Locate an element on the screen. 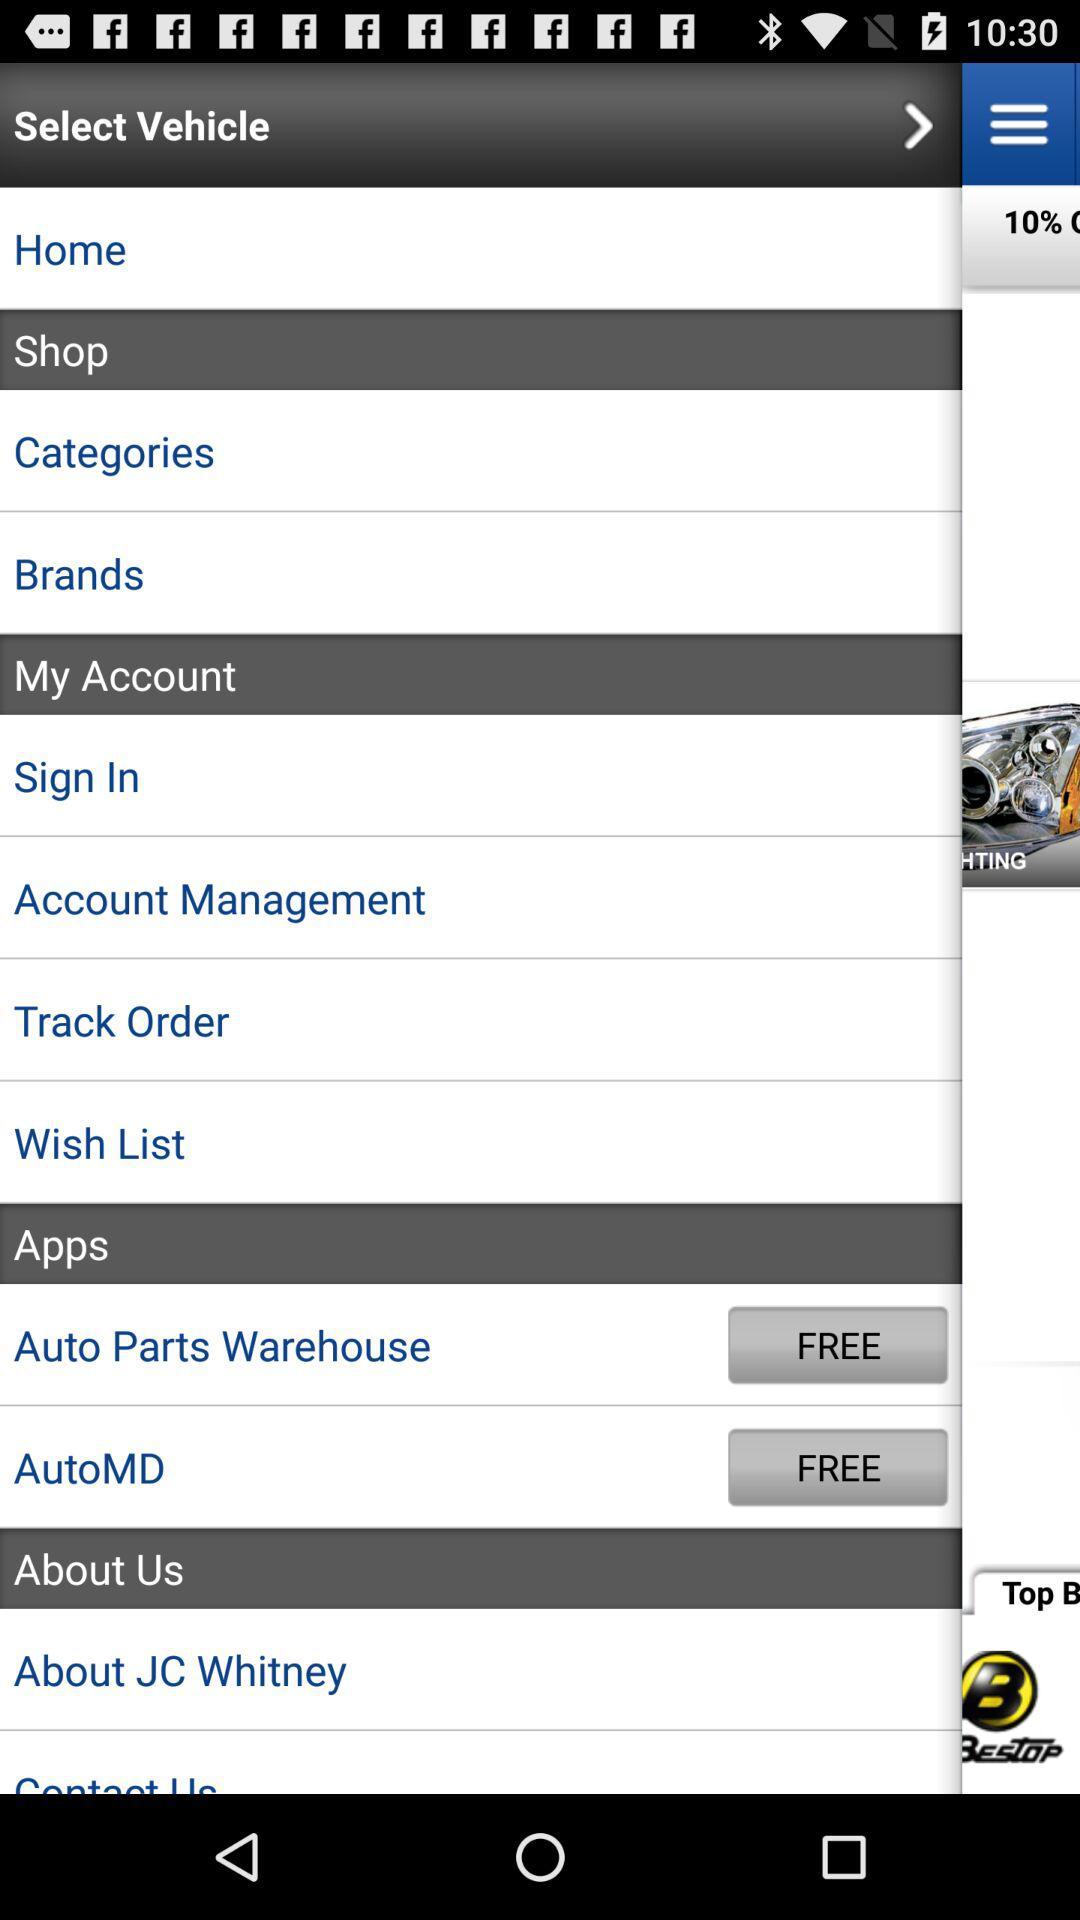 The image size is (1080, 1920). the icon above the account management is located at coordinates (481, 774).